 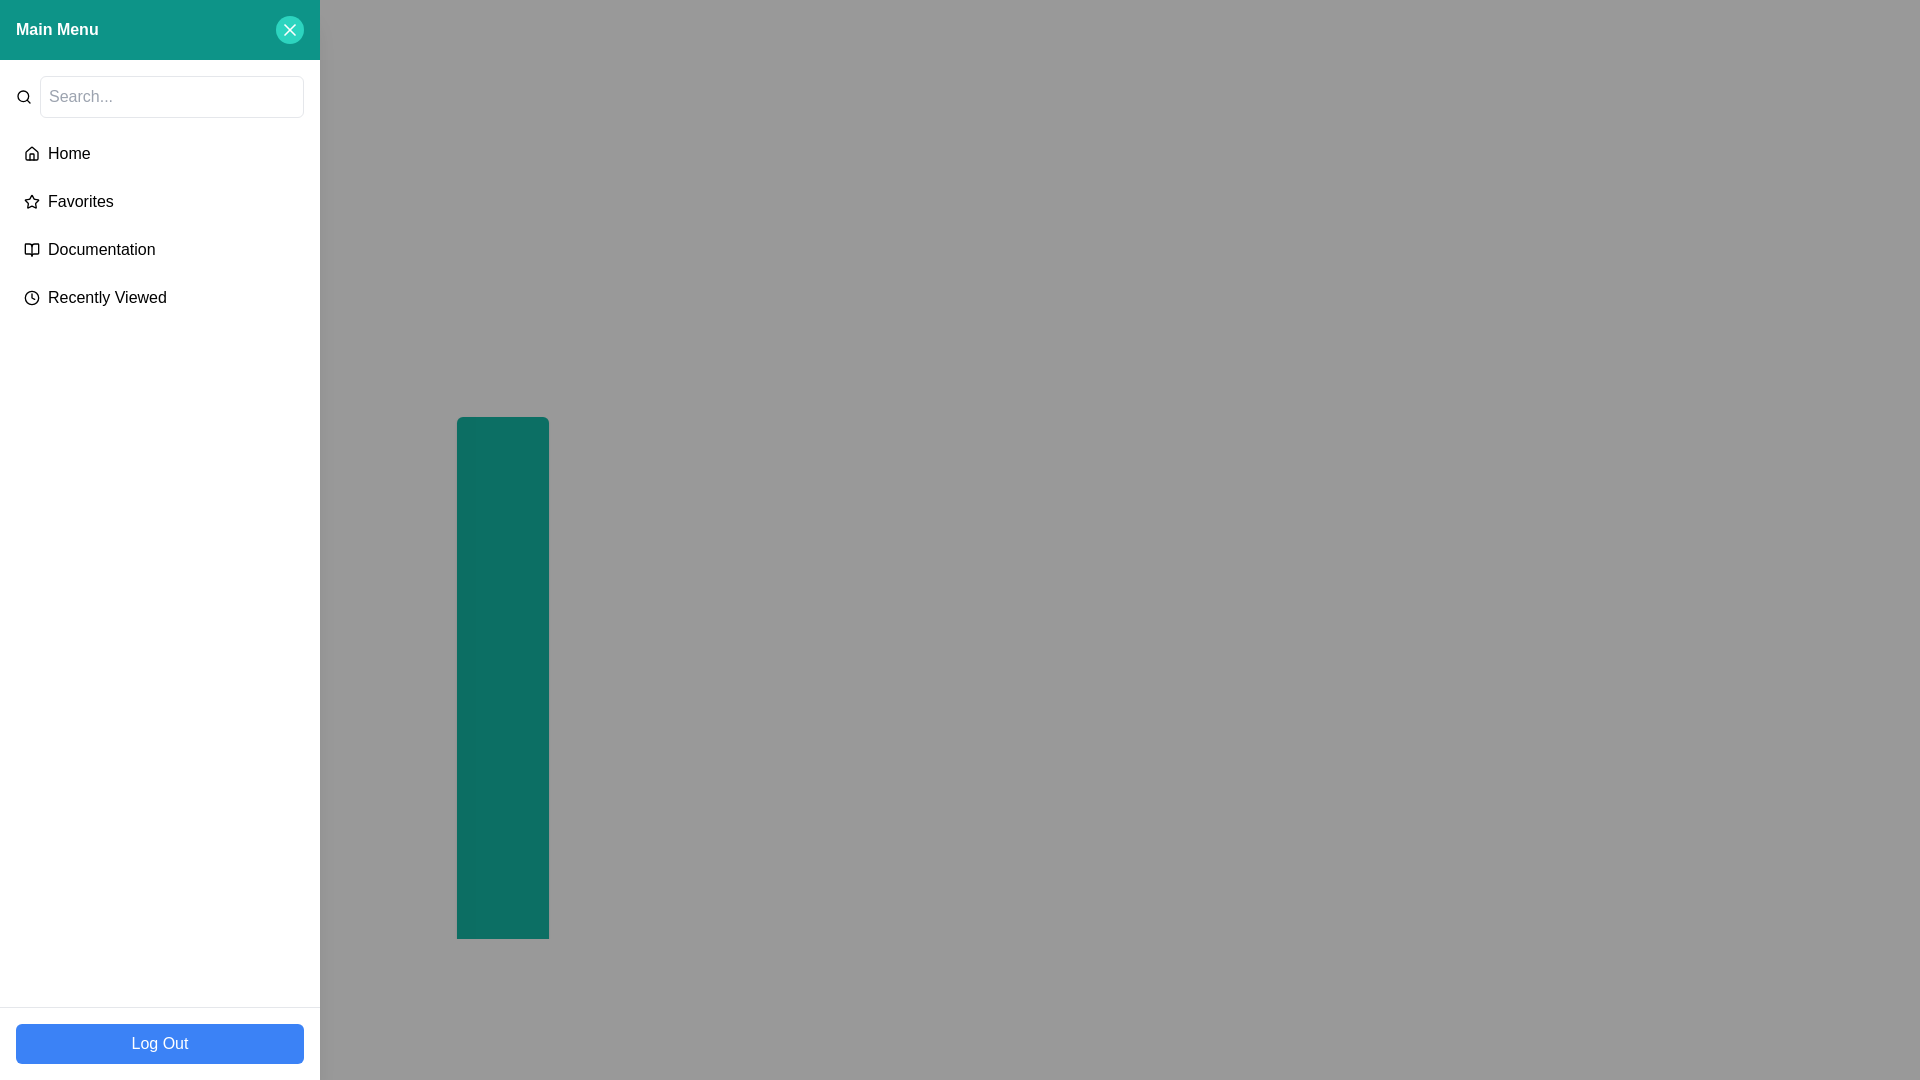 What do you see at coordinates (158, 297) in the screenshot?
I see `the 'Recently Viewed' menu item, which is the fourth item in the vertical menu list and features a circular clock icon followed by the text` at bounding box center [158, 297].